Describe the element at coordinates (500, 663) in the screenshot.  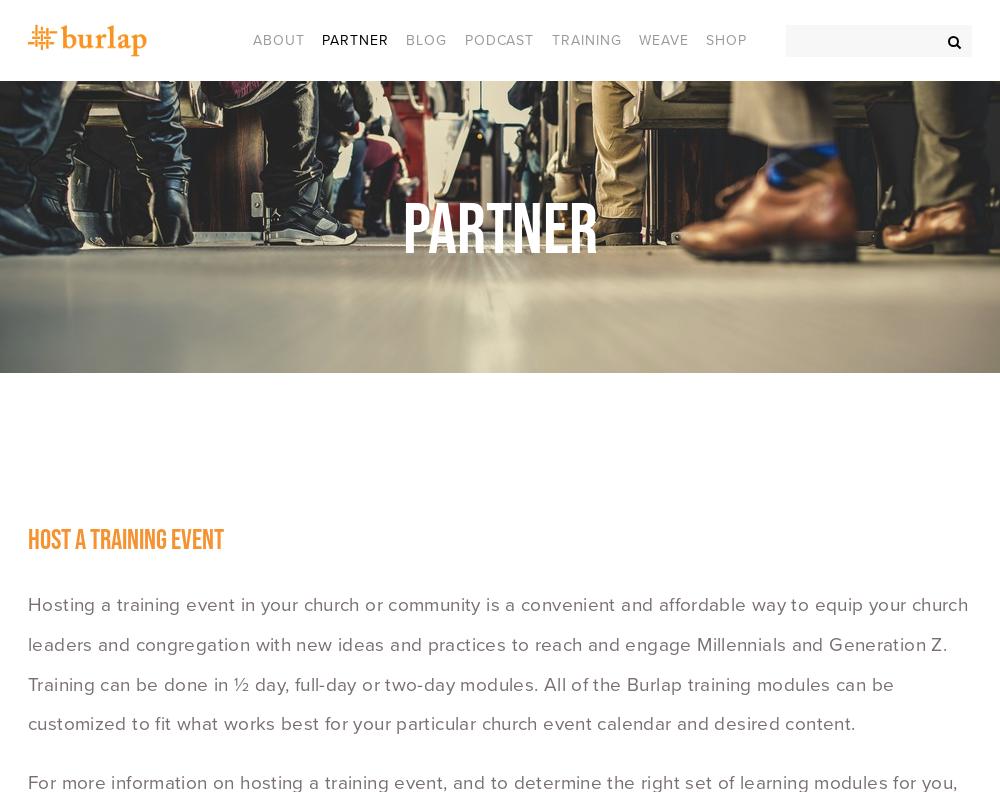
I see `'Hosting a training event in your church or community is a convenient and affordable way to equip your church leaders and congregation with new ideas and practices to reach and engage Millennials and Generation Z.  Training can be done in ½ day, full-day or two-day modules. All of the Burlap training modules can be customized to fit what works best for your particular church event calendar and desired content.'` at that location.